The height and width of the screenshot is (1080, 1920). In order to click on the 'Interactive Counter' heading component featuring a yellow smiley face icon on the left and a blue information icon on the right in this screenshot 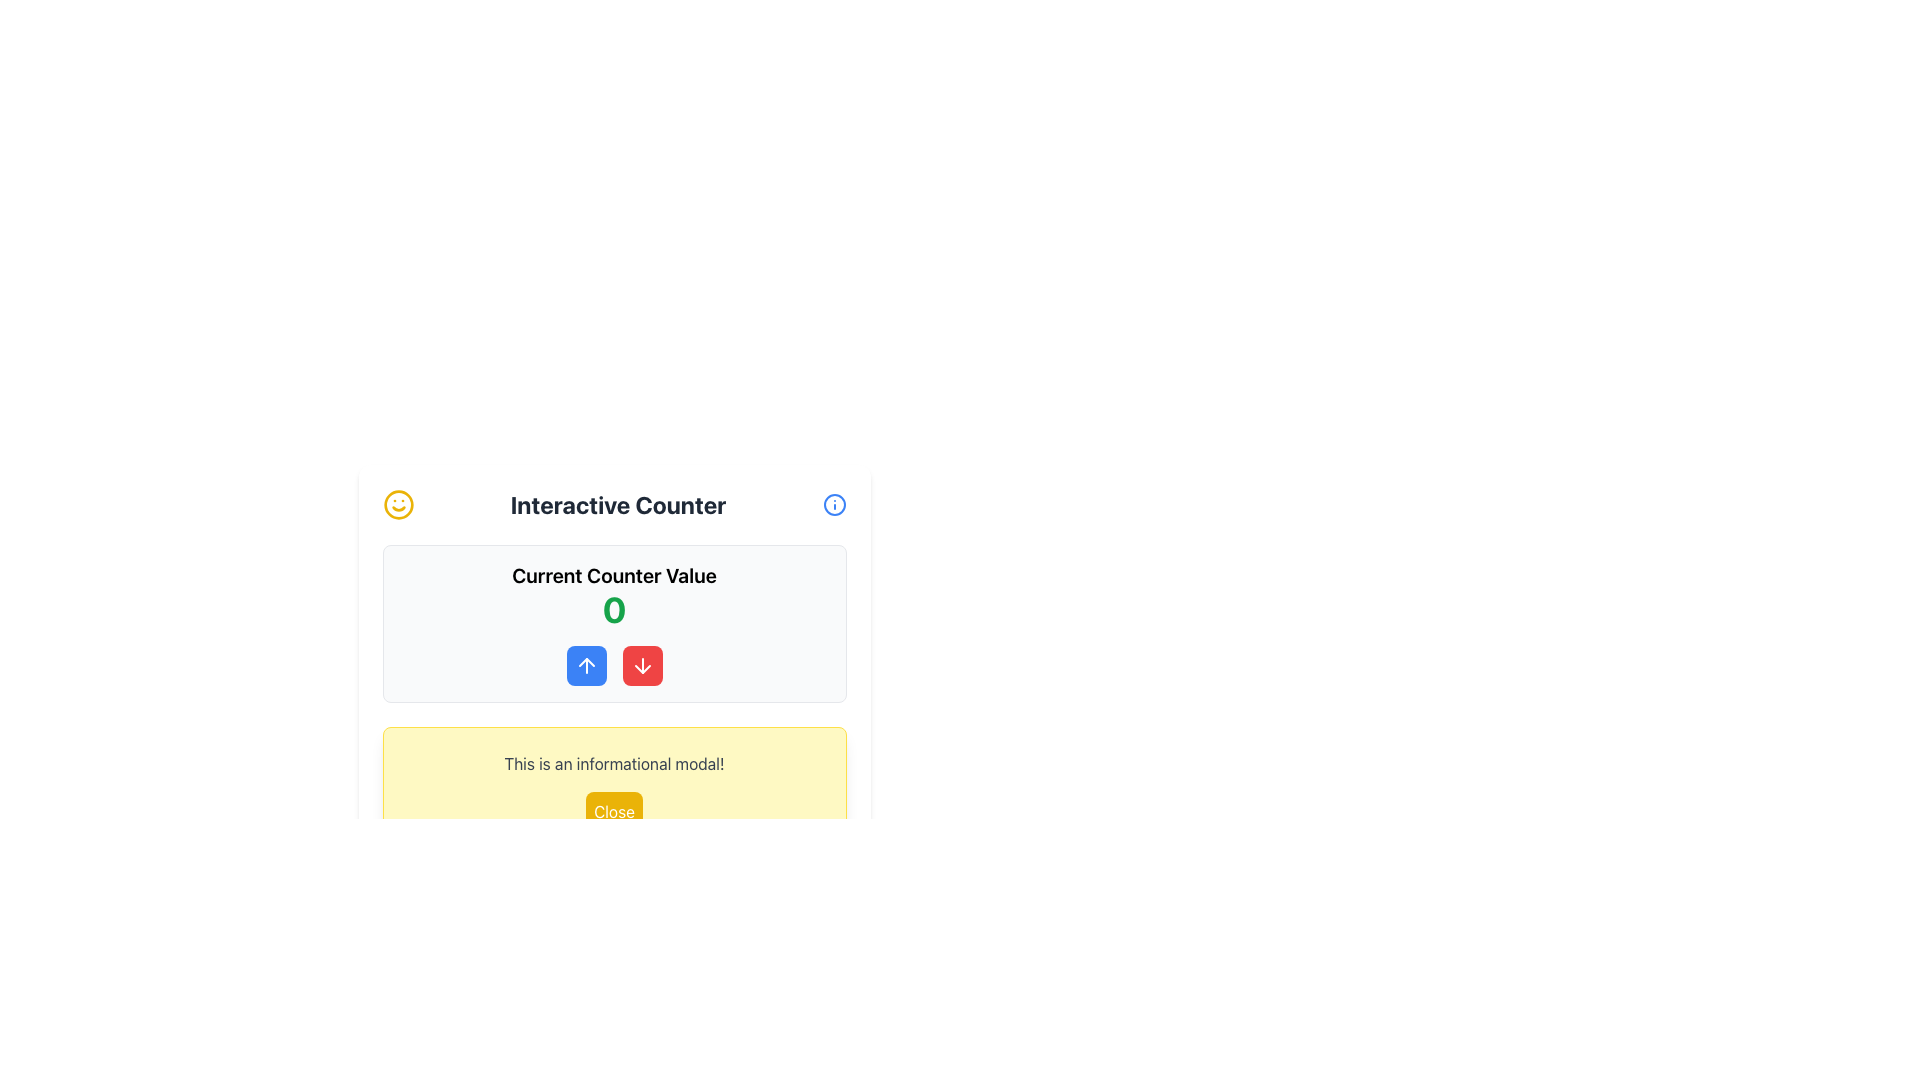, I will do `click(613, 504)`.